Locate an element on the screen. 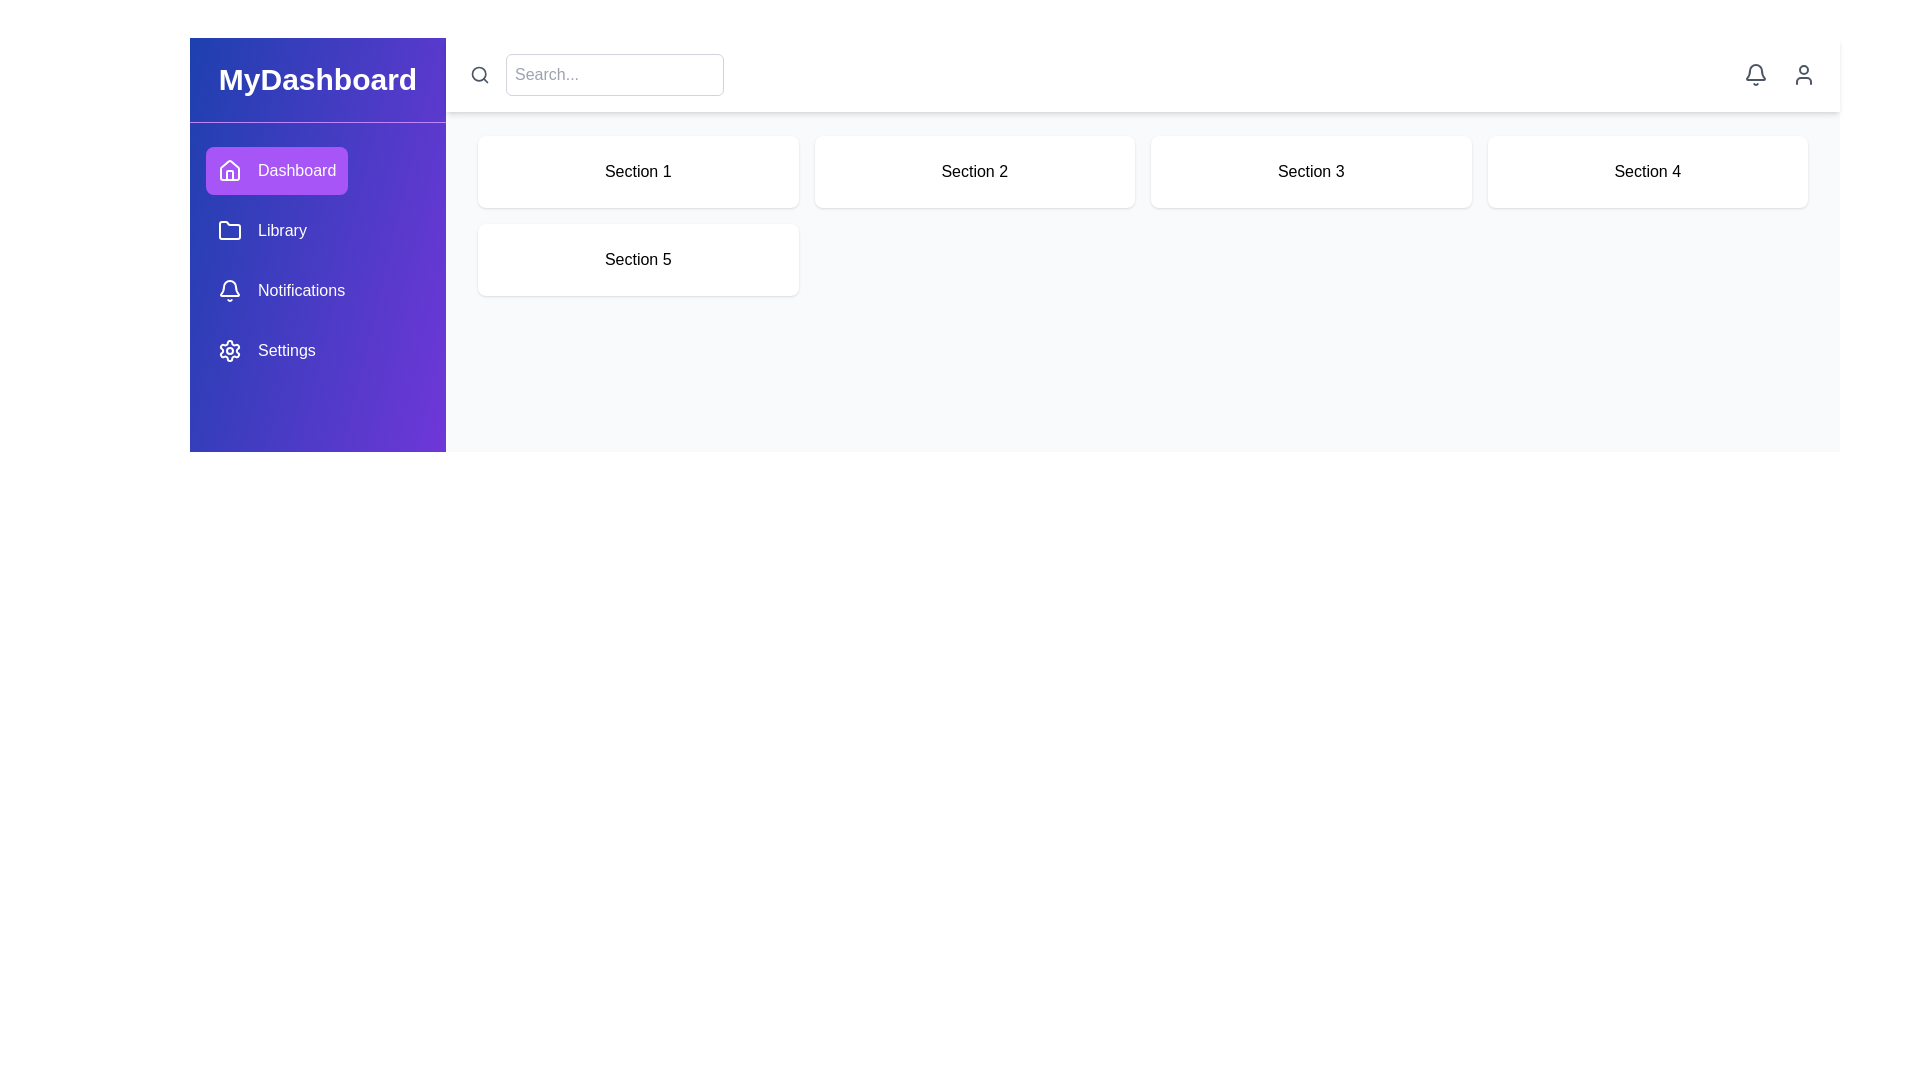 The image size is (1920, 1080). the static user profile icon located at the top-right corner of the interface, positioned to the right of the notification bell icon is located at coordinates (1804, 73).